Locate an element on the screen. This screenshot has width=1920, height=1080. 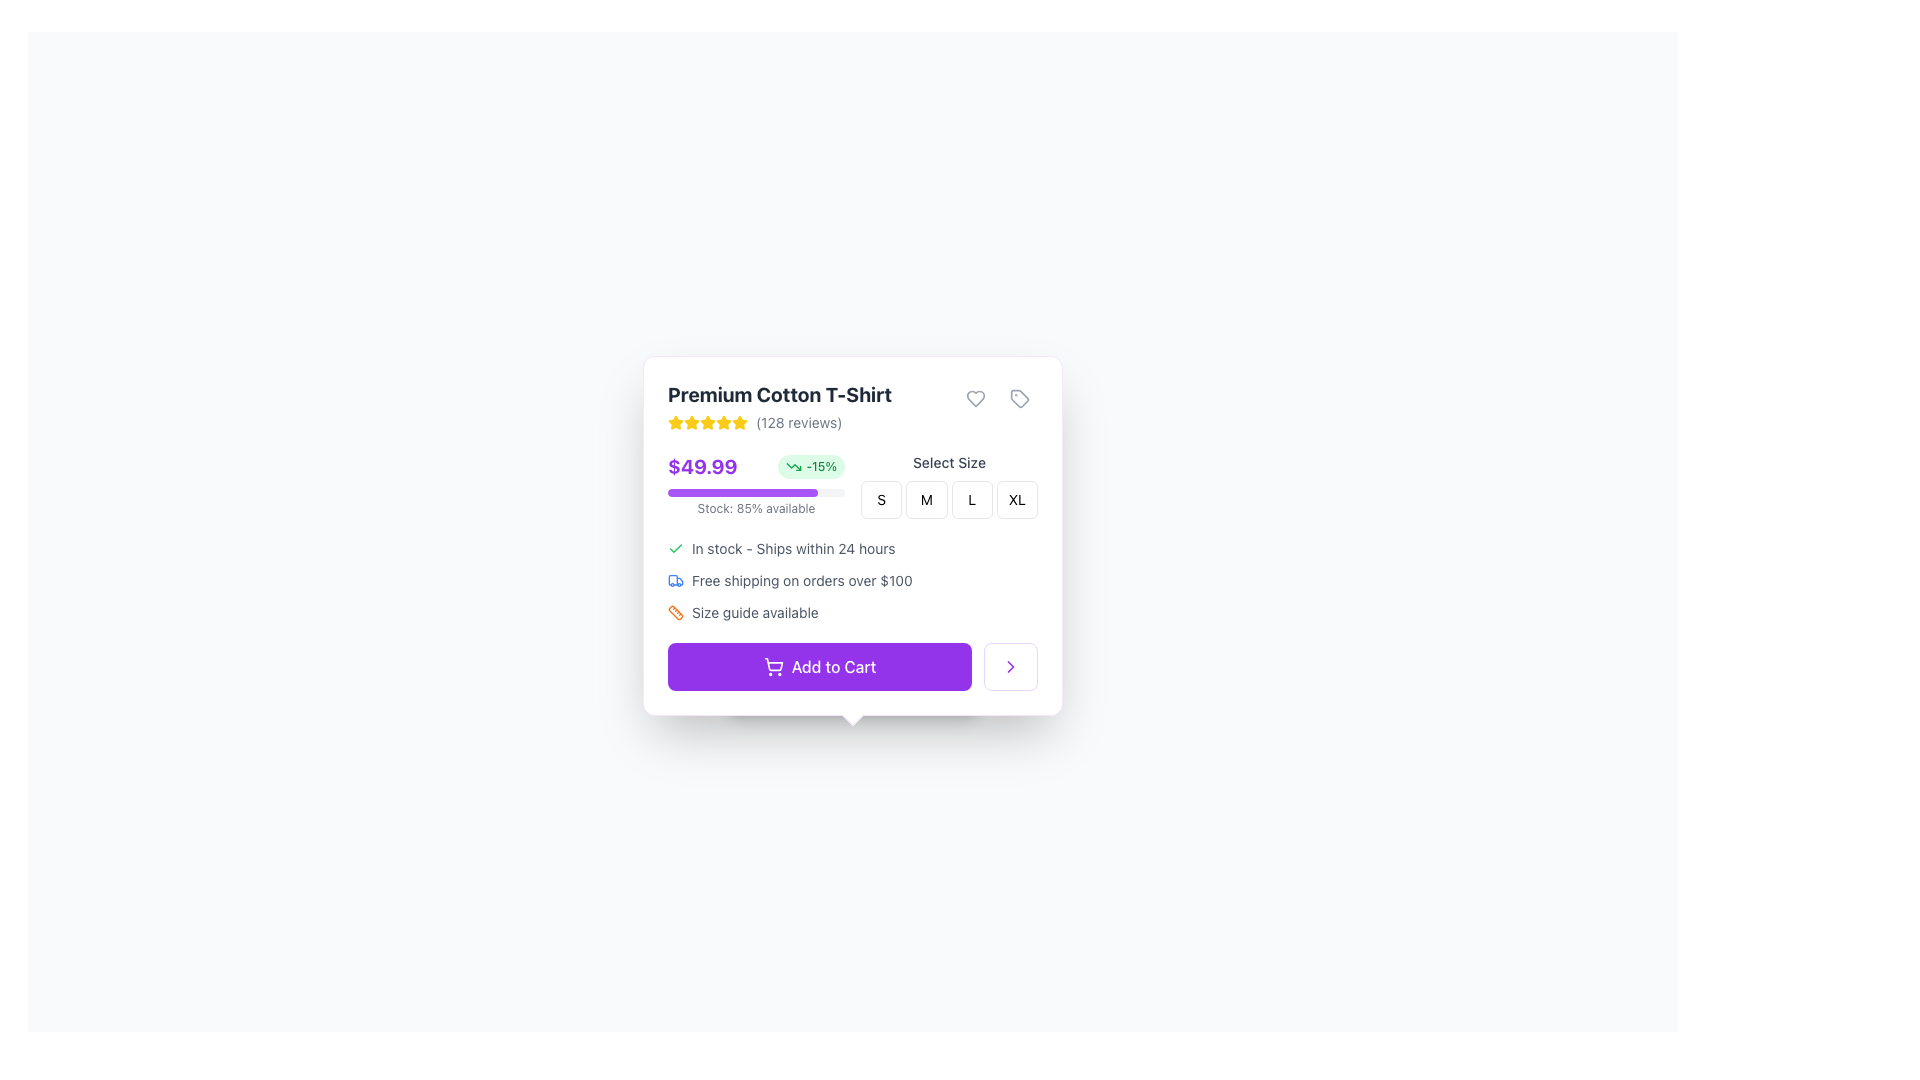
the decorative icon located in the top right corner of the UI card showcasing product information is located at coordinates (1019, 398).